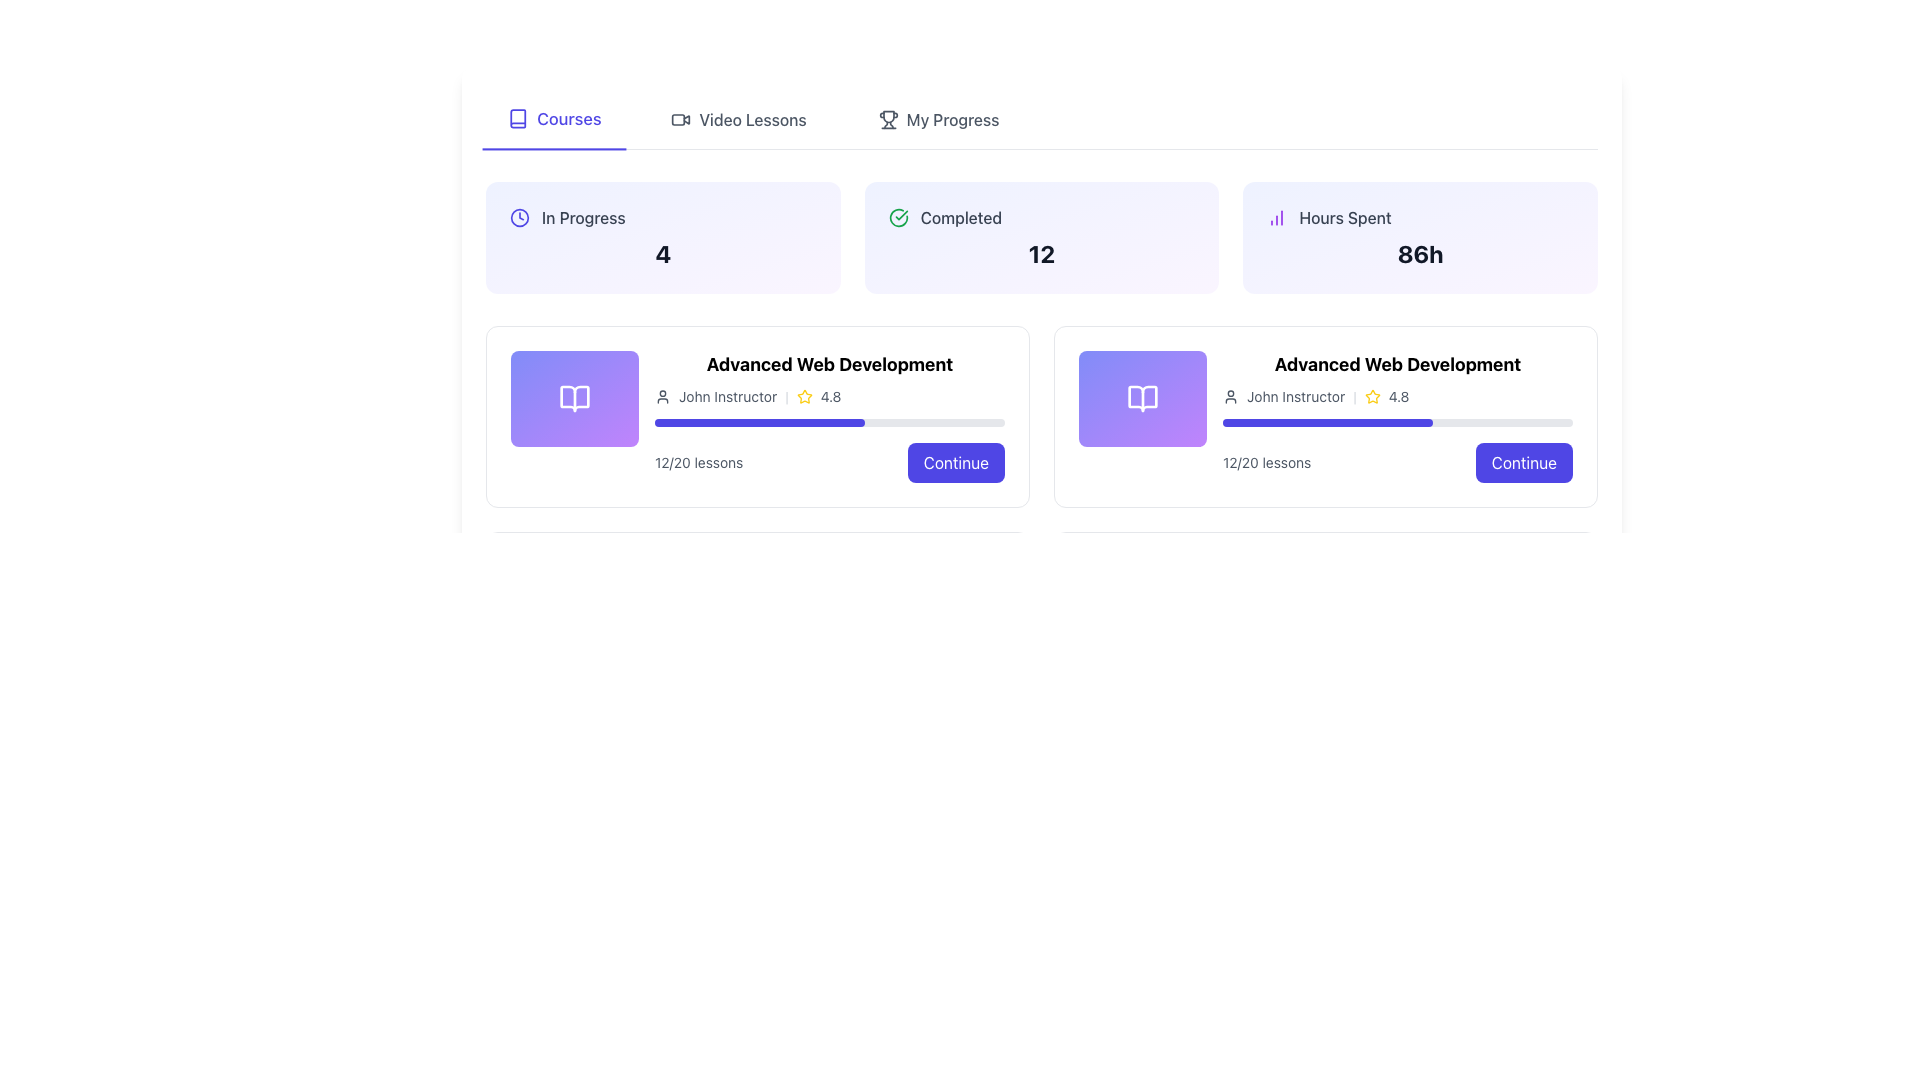 The width and height of the screenshot is (1920, 1080). I want to click on the Summary Box located in the top left corner of the statistic dashboard, which features a gradient background from indigo to purple, rounded corners, a label 'In Progress', and a large number '4', so click(663, 237).